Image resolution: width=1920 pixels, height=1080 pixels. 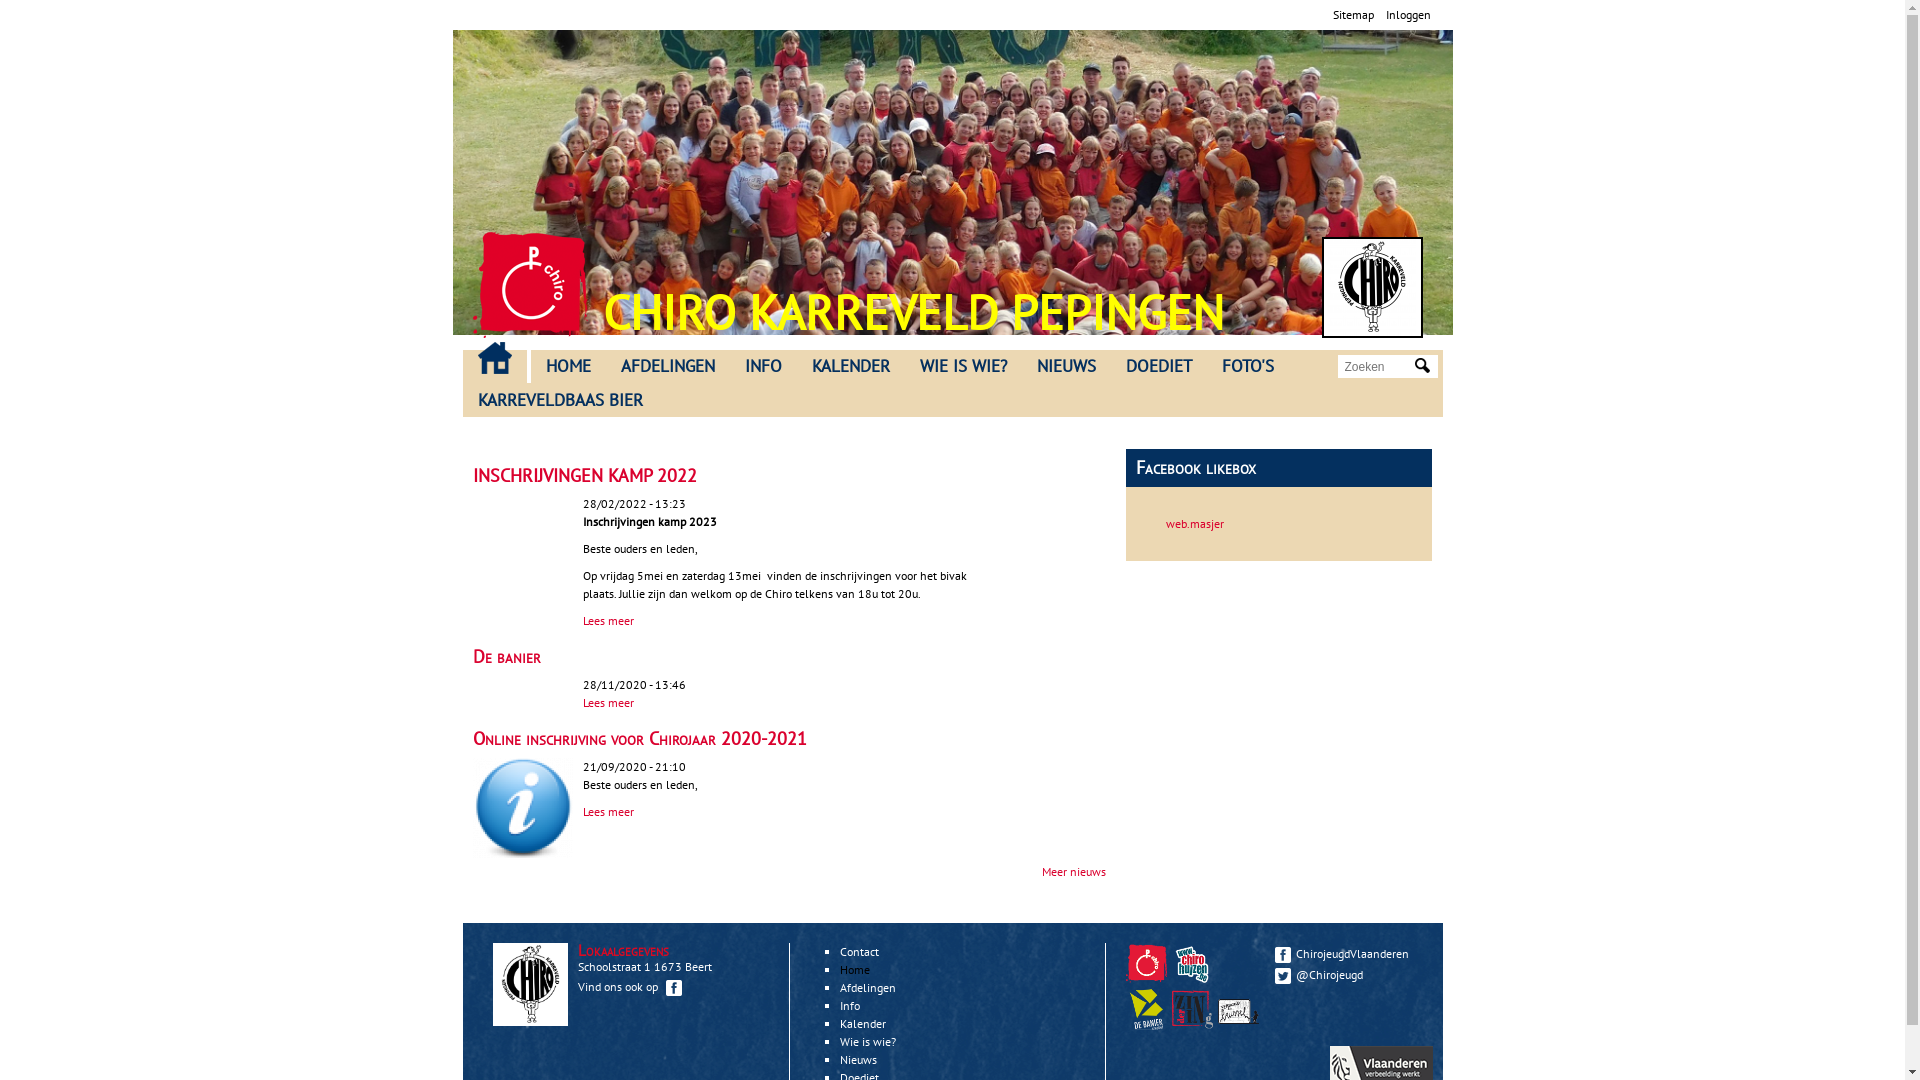 I want to click on 'Lees meer', so click(x=606, y=619).